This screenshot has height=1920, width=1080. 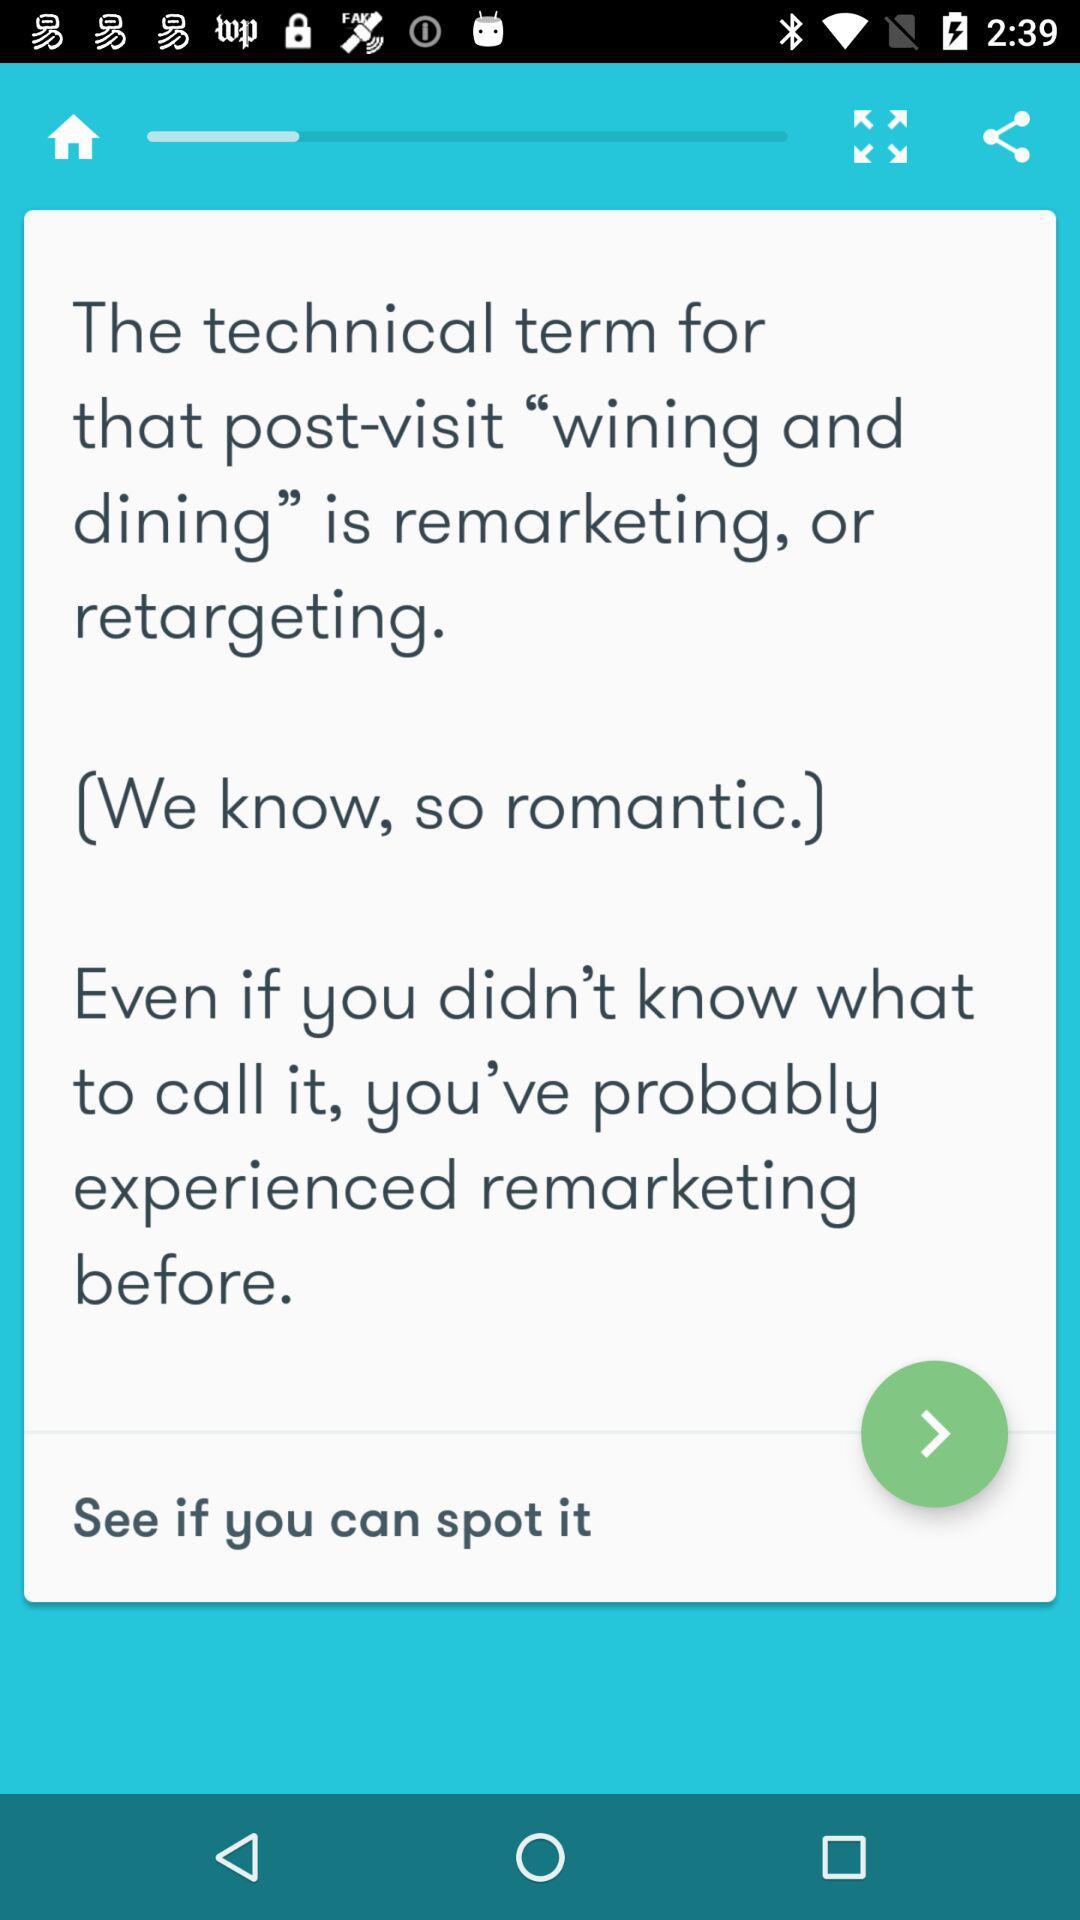 What do you see at coordinates (72, 135) in the screenshot?
I see `the home icon` at bounding box center [72, 135].